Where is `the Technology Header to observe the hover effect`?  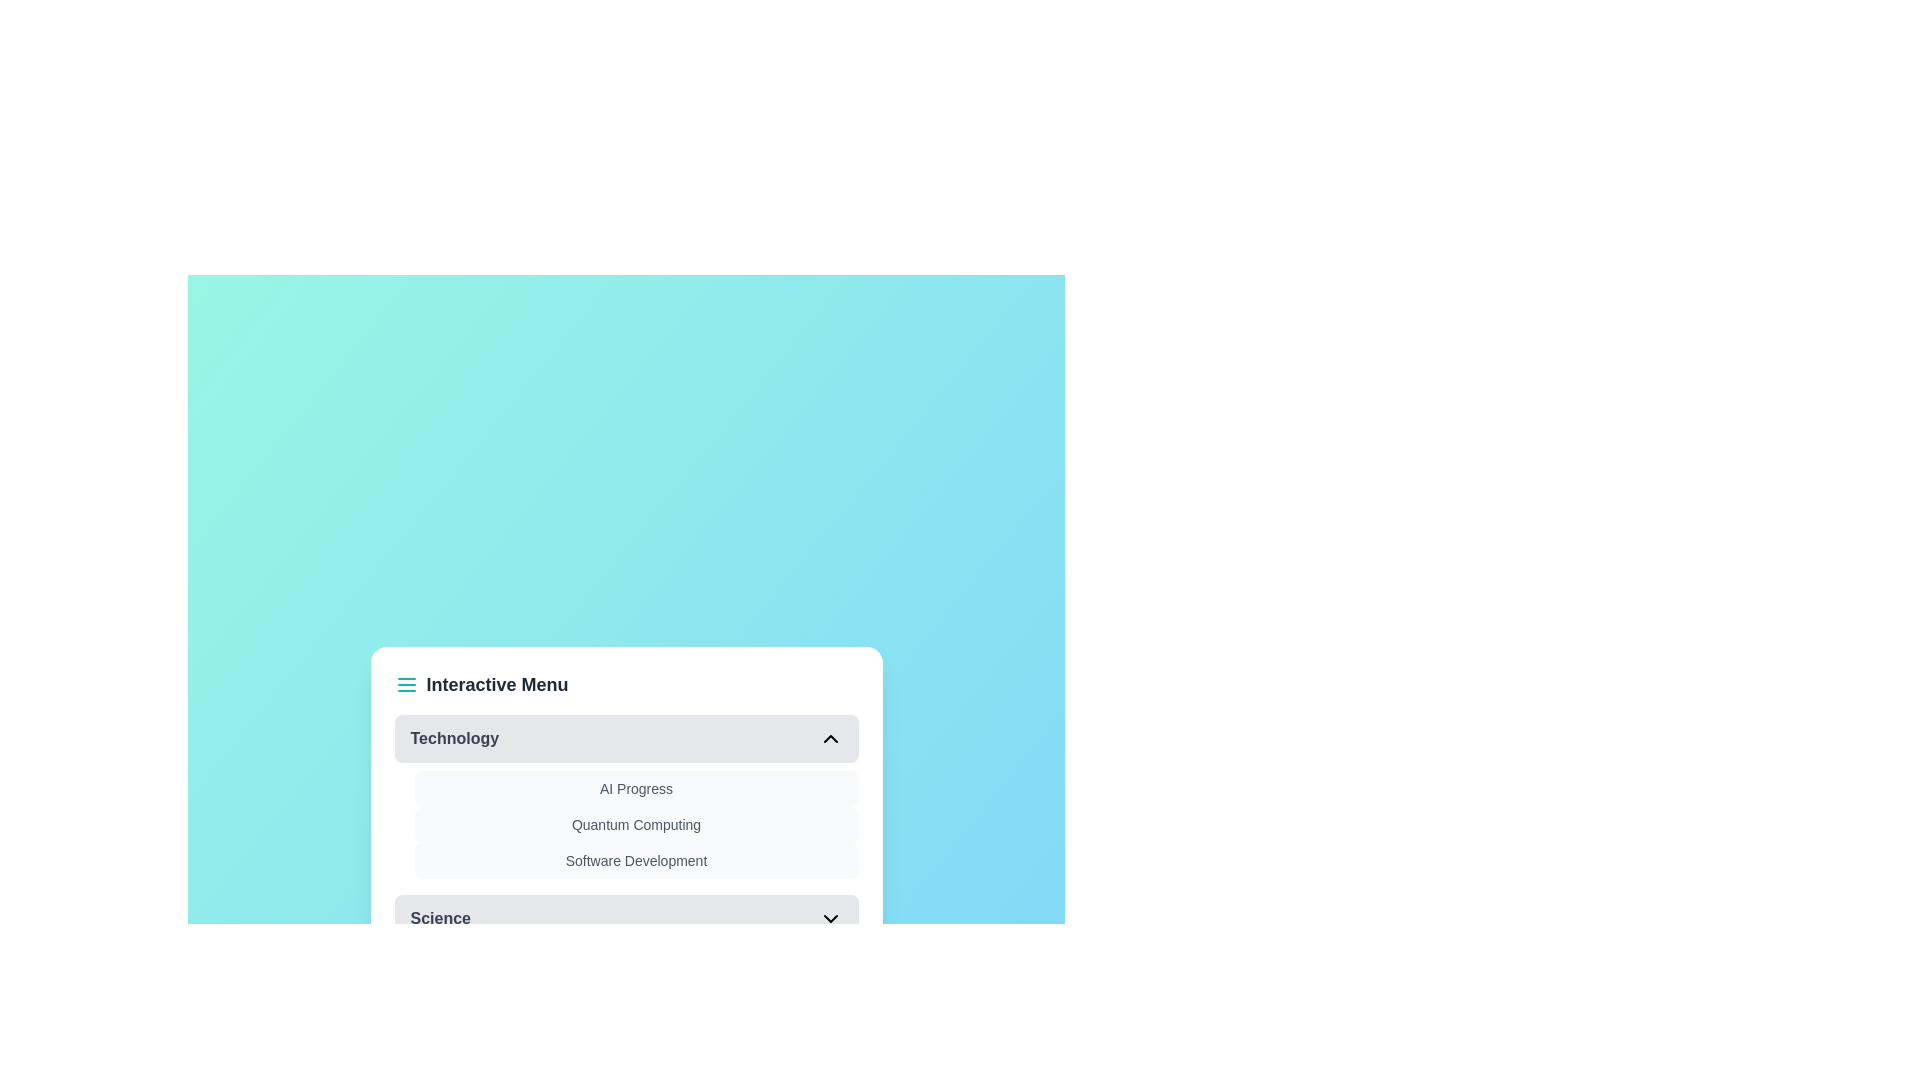 the Technology Header to observe the hover effect is located at coordinates (625, 739).